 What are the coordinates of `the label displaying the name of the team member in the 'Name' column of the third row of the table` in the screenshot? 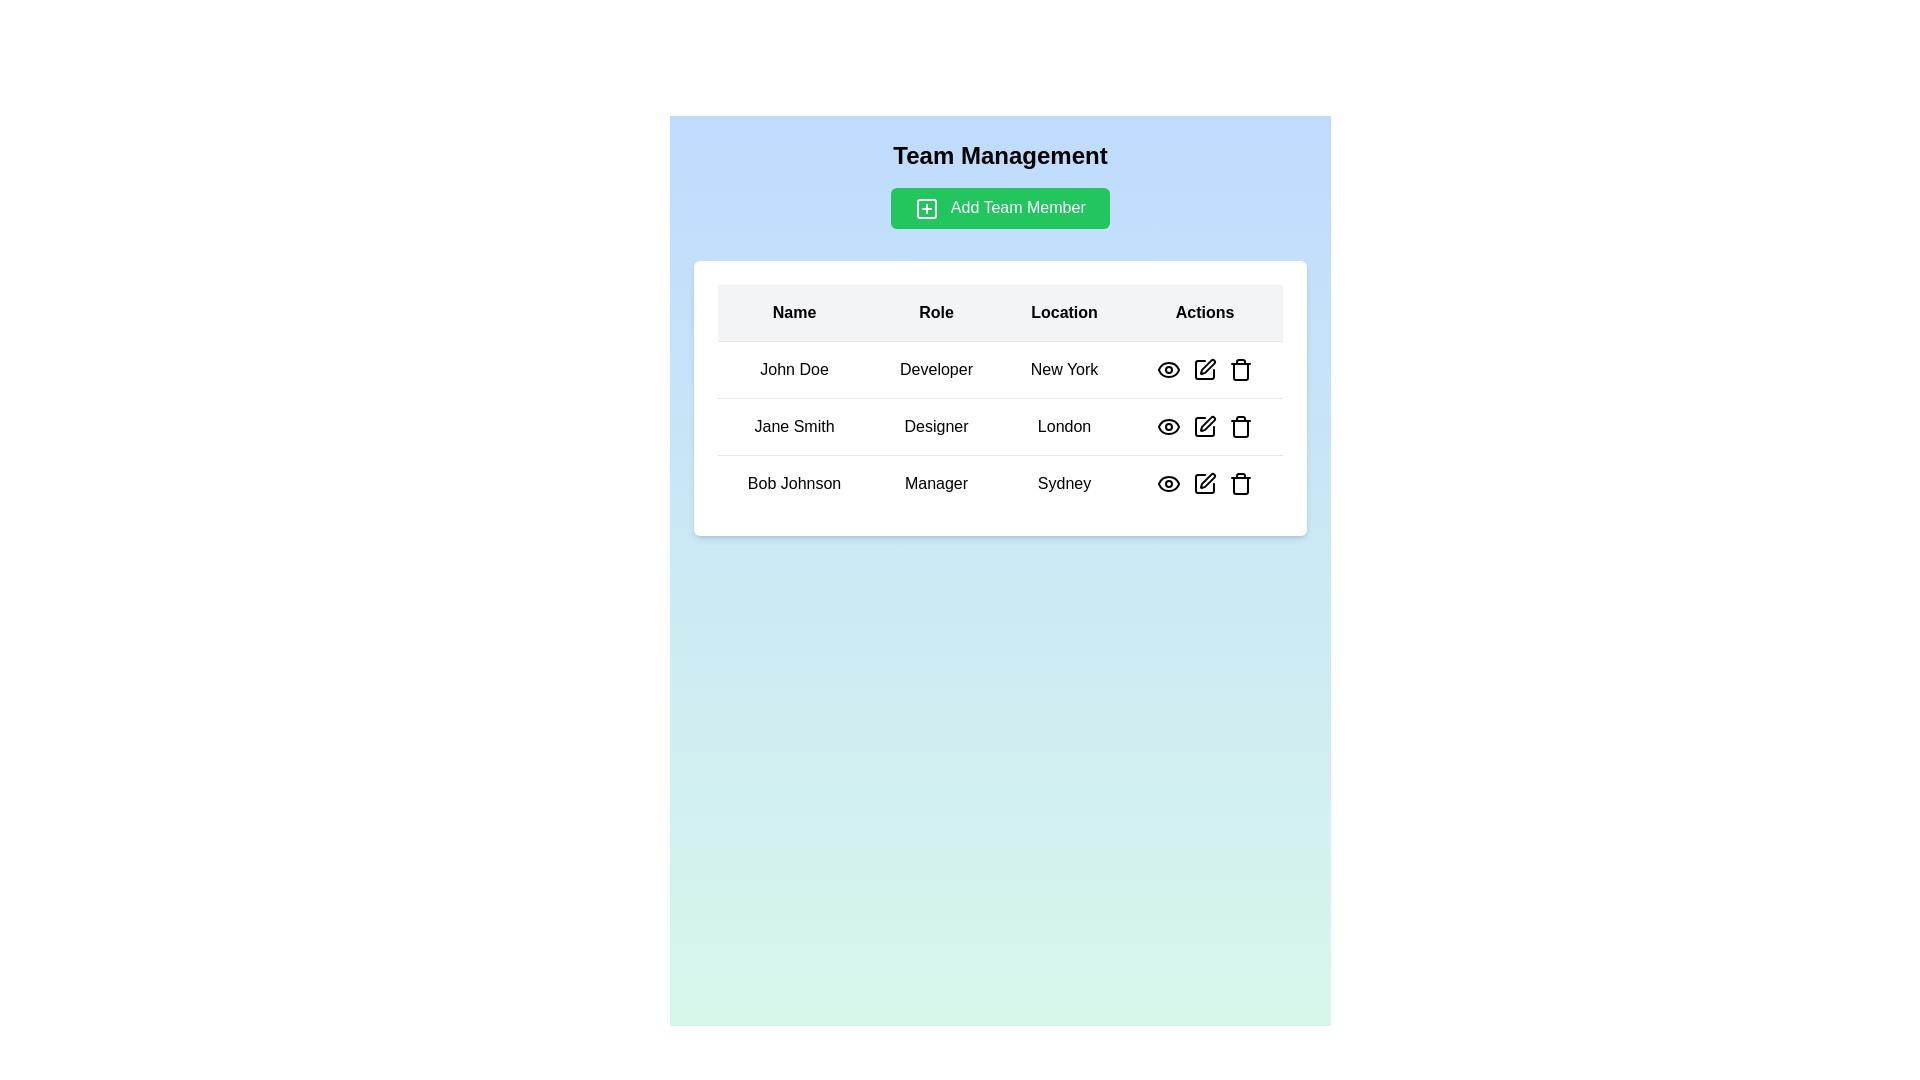 It's located at (793, 483).